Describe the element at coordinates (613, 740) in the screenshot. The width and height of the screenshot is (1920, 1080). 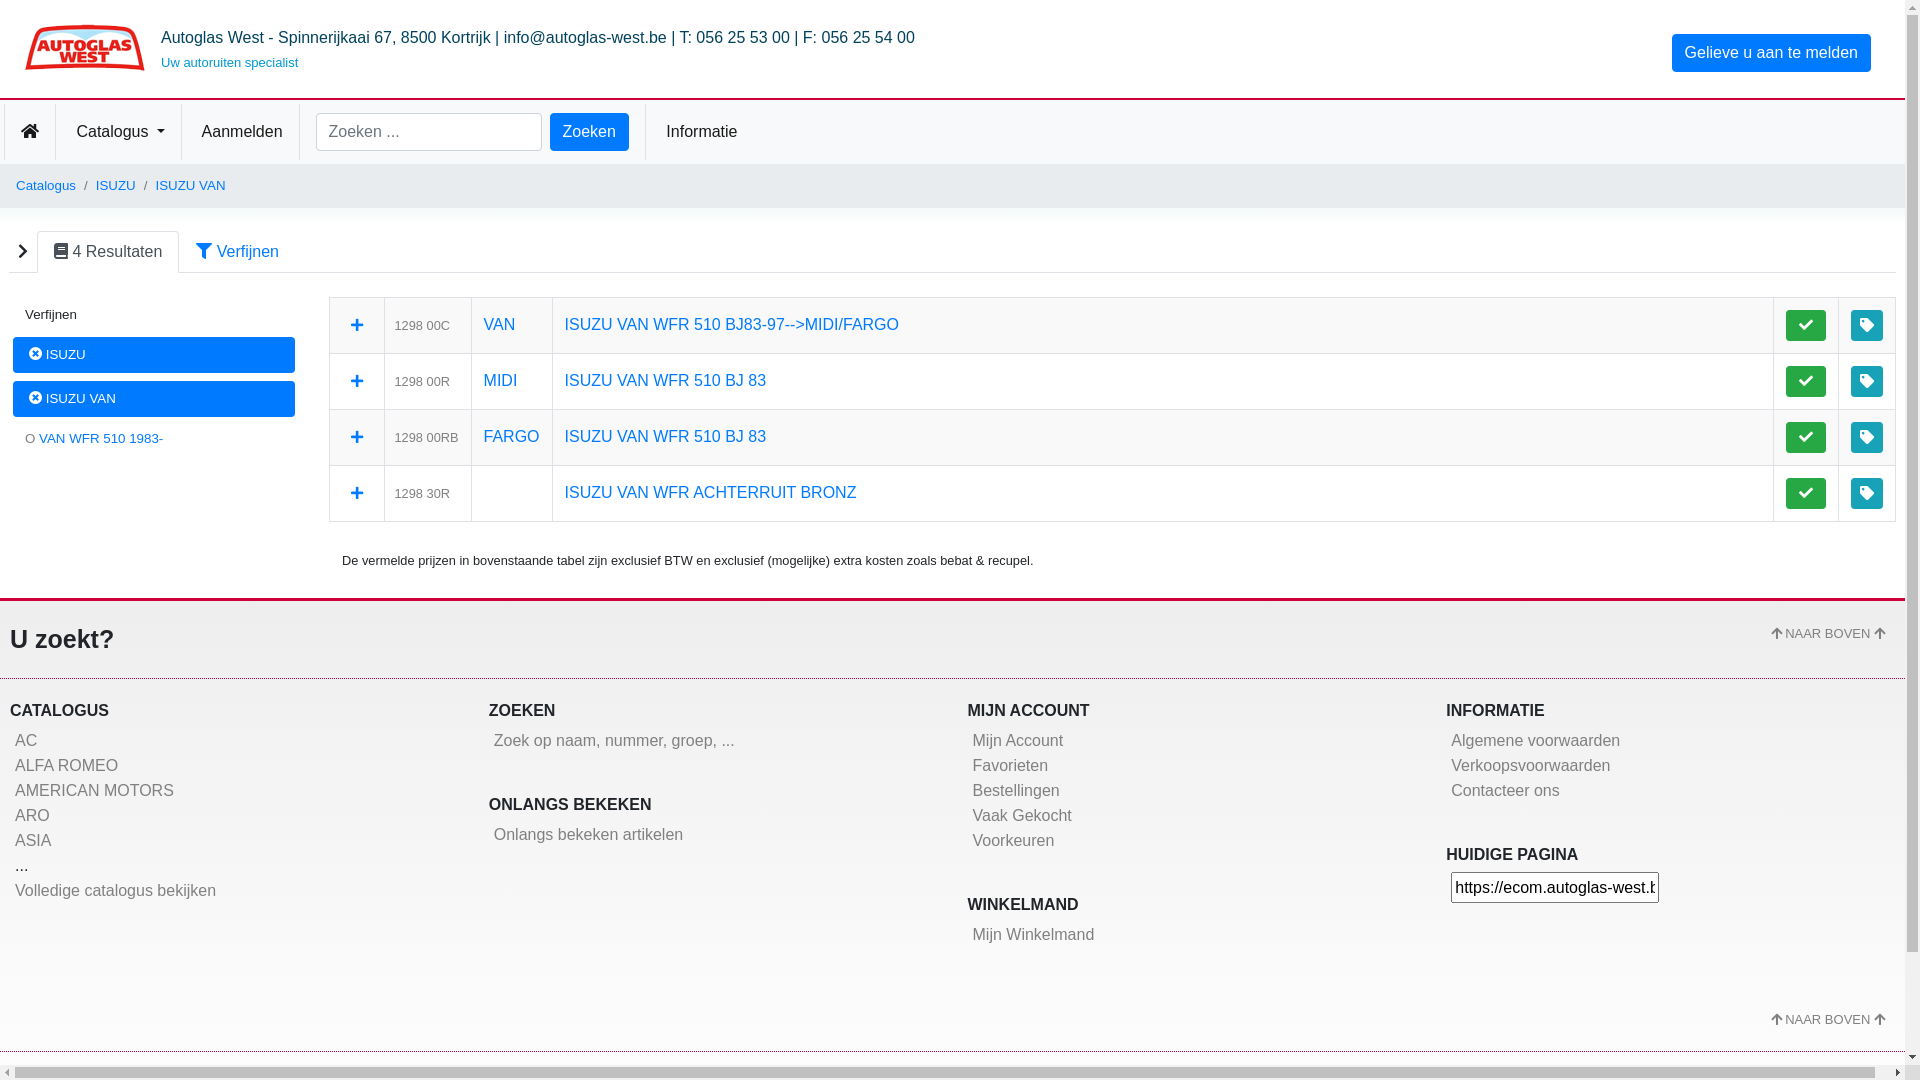
I see `'Zoek op naam, nummer, groep, ...'` at that location.